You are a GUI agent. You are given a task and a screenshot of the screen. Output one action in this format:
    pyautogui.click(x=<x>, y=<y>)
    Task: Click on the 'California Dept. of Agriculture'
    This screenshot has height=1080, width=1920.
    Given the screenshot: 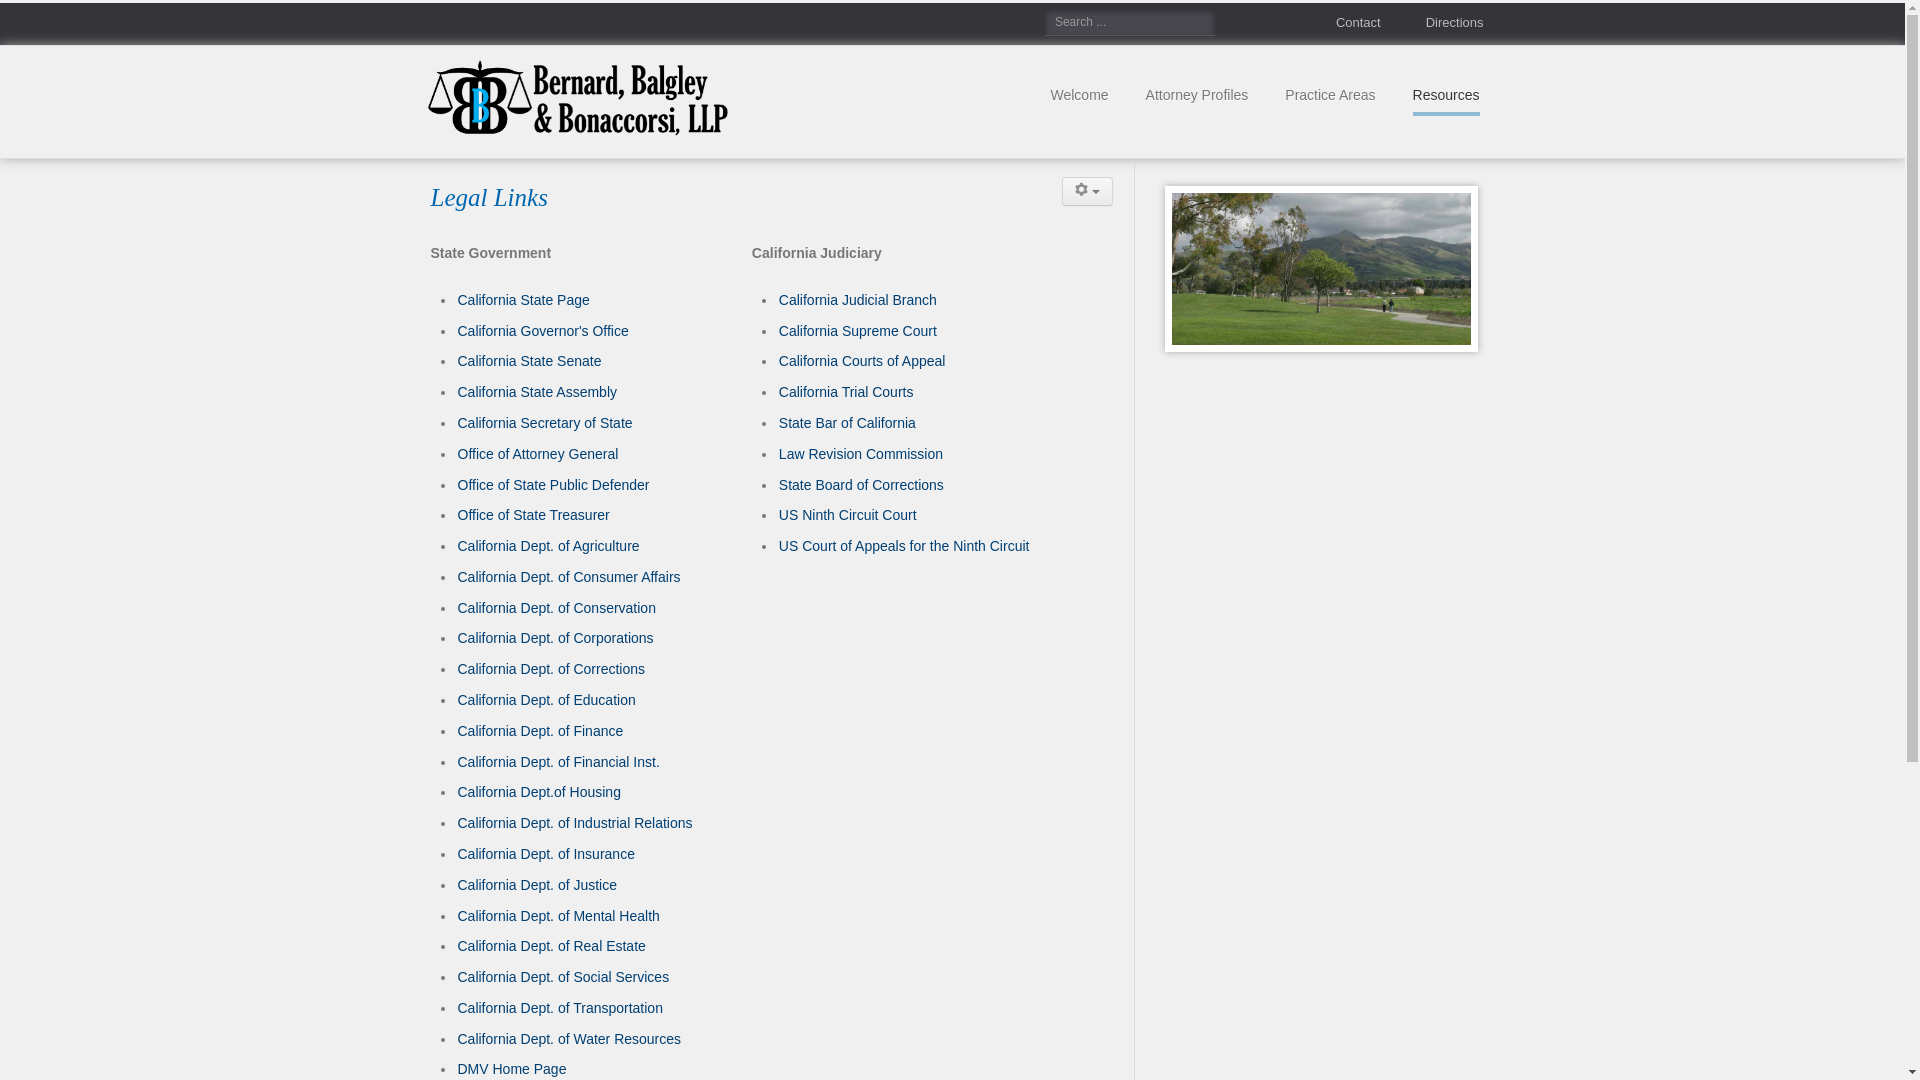 What is the action you would take?
    pyautogui.click(x=548, y=546)
    